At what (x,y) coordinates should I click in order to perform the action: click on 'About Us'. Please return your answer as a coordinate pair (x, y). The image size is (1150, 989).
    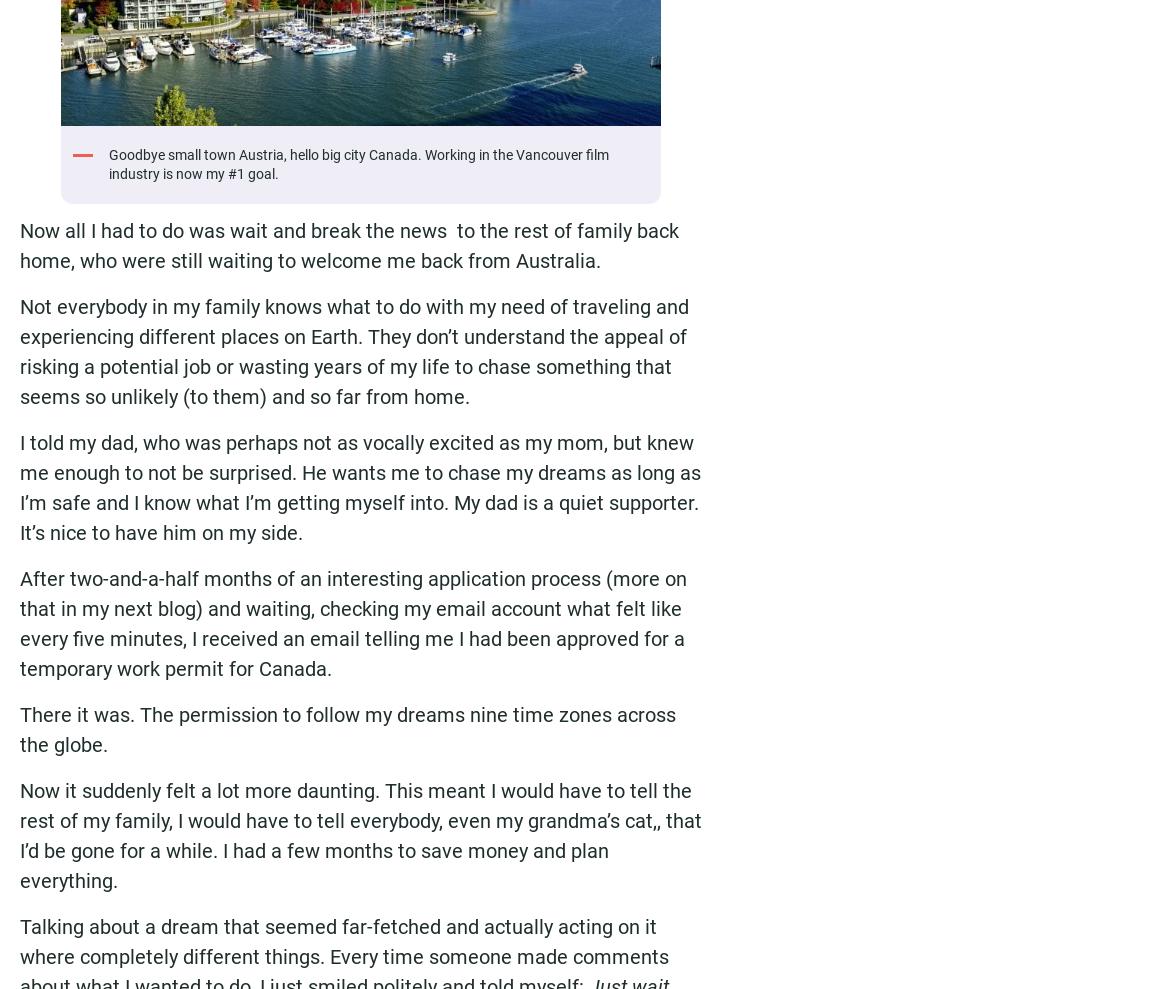
    Looking at the image, I should click on (464, 176).